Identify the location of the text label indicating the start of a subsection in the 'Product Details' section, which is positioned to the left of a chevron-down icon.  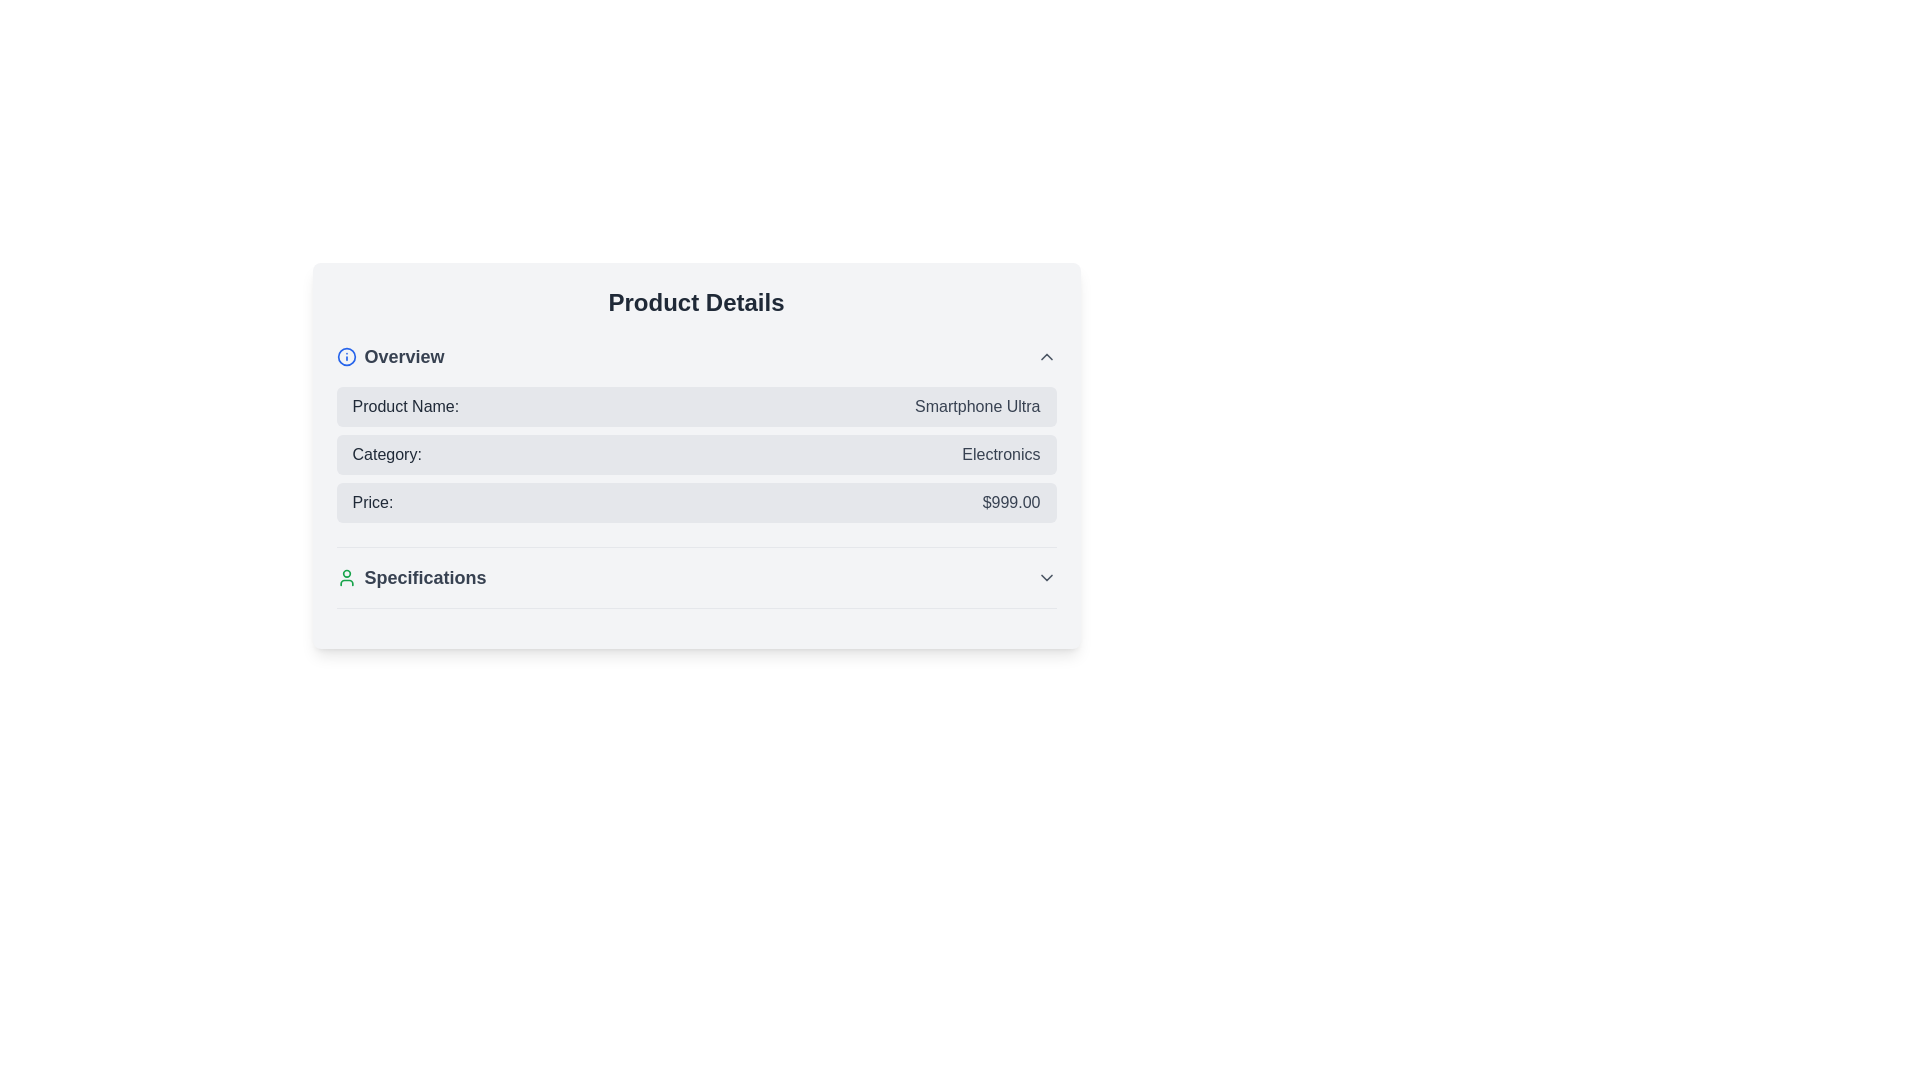
(410, 578).